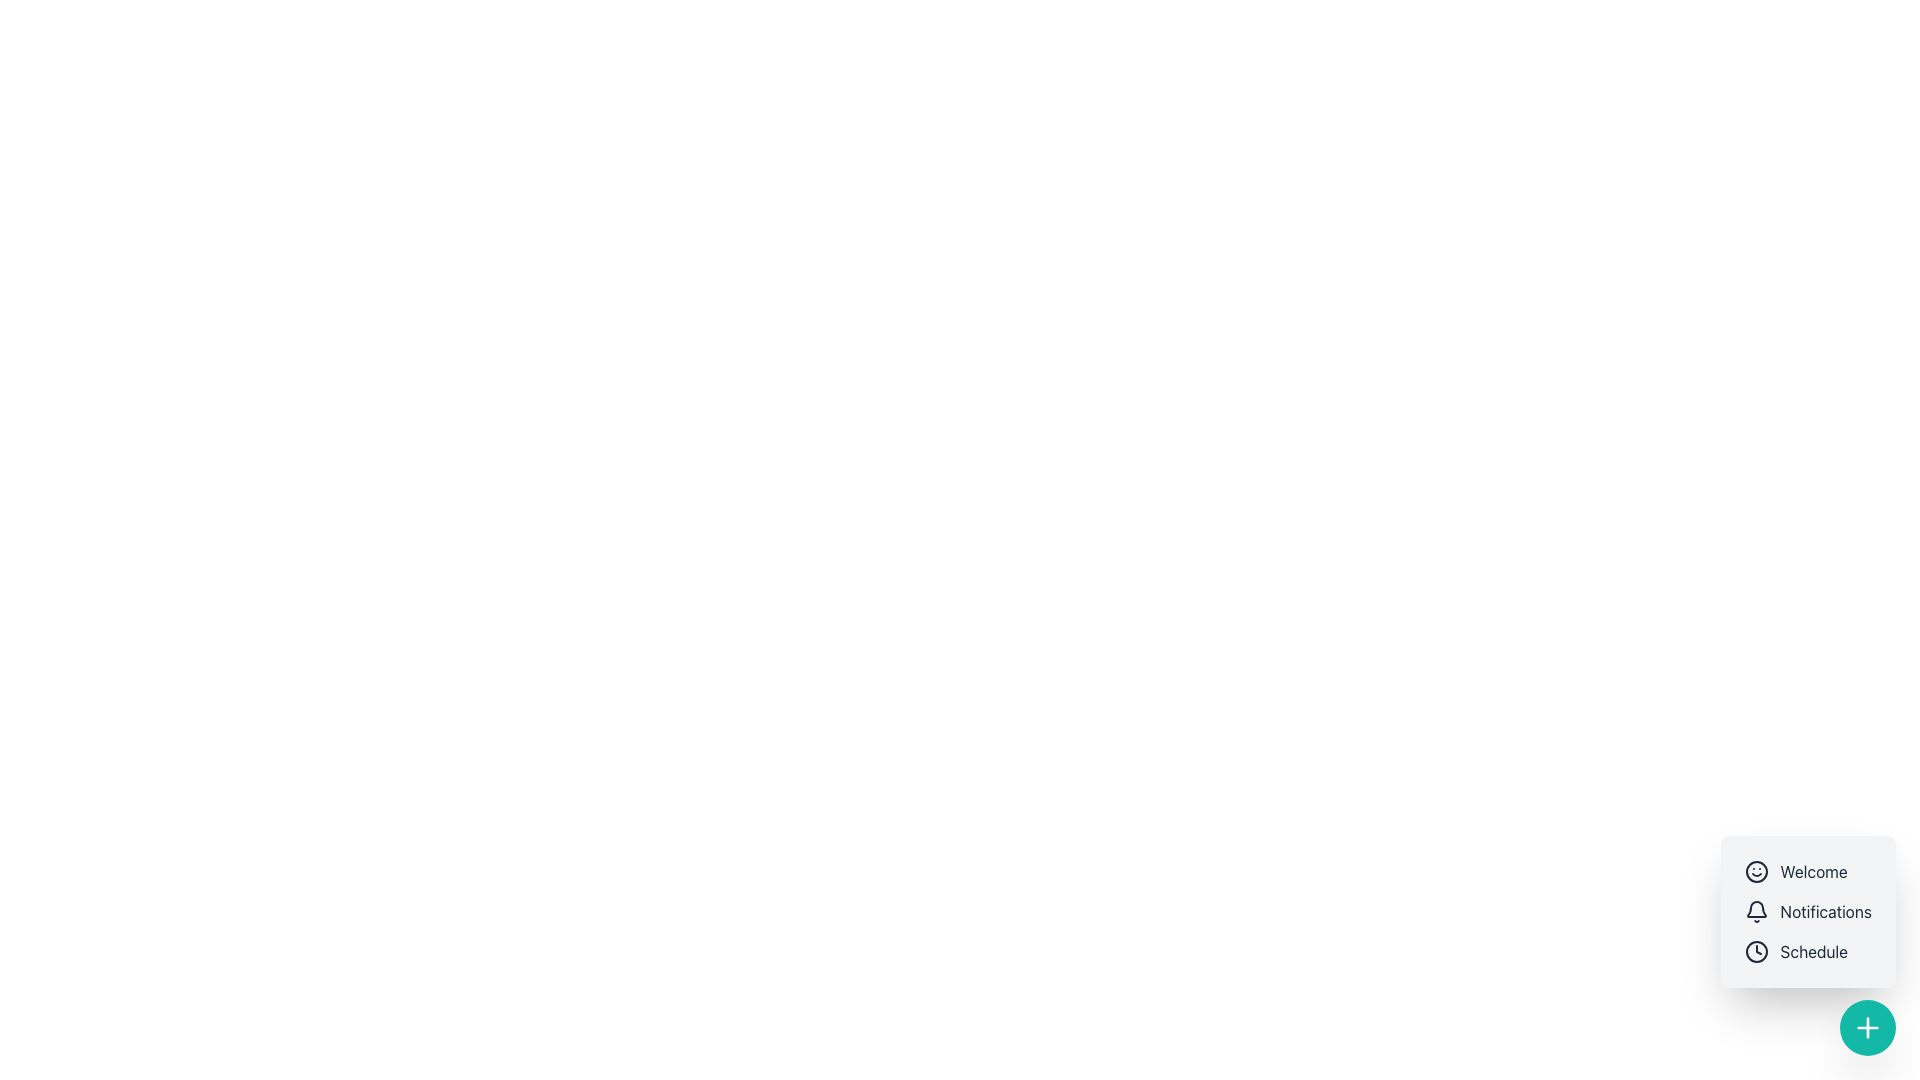  What do you see at coordinates (1755, 911) in the screenshot?
I see `the bell icon located near the top-left corner of the notifications segment` at bounding box center [1755, 911].